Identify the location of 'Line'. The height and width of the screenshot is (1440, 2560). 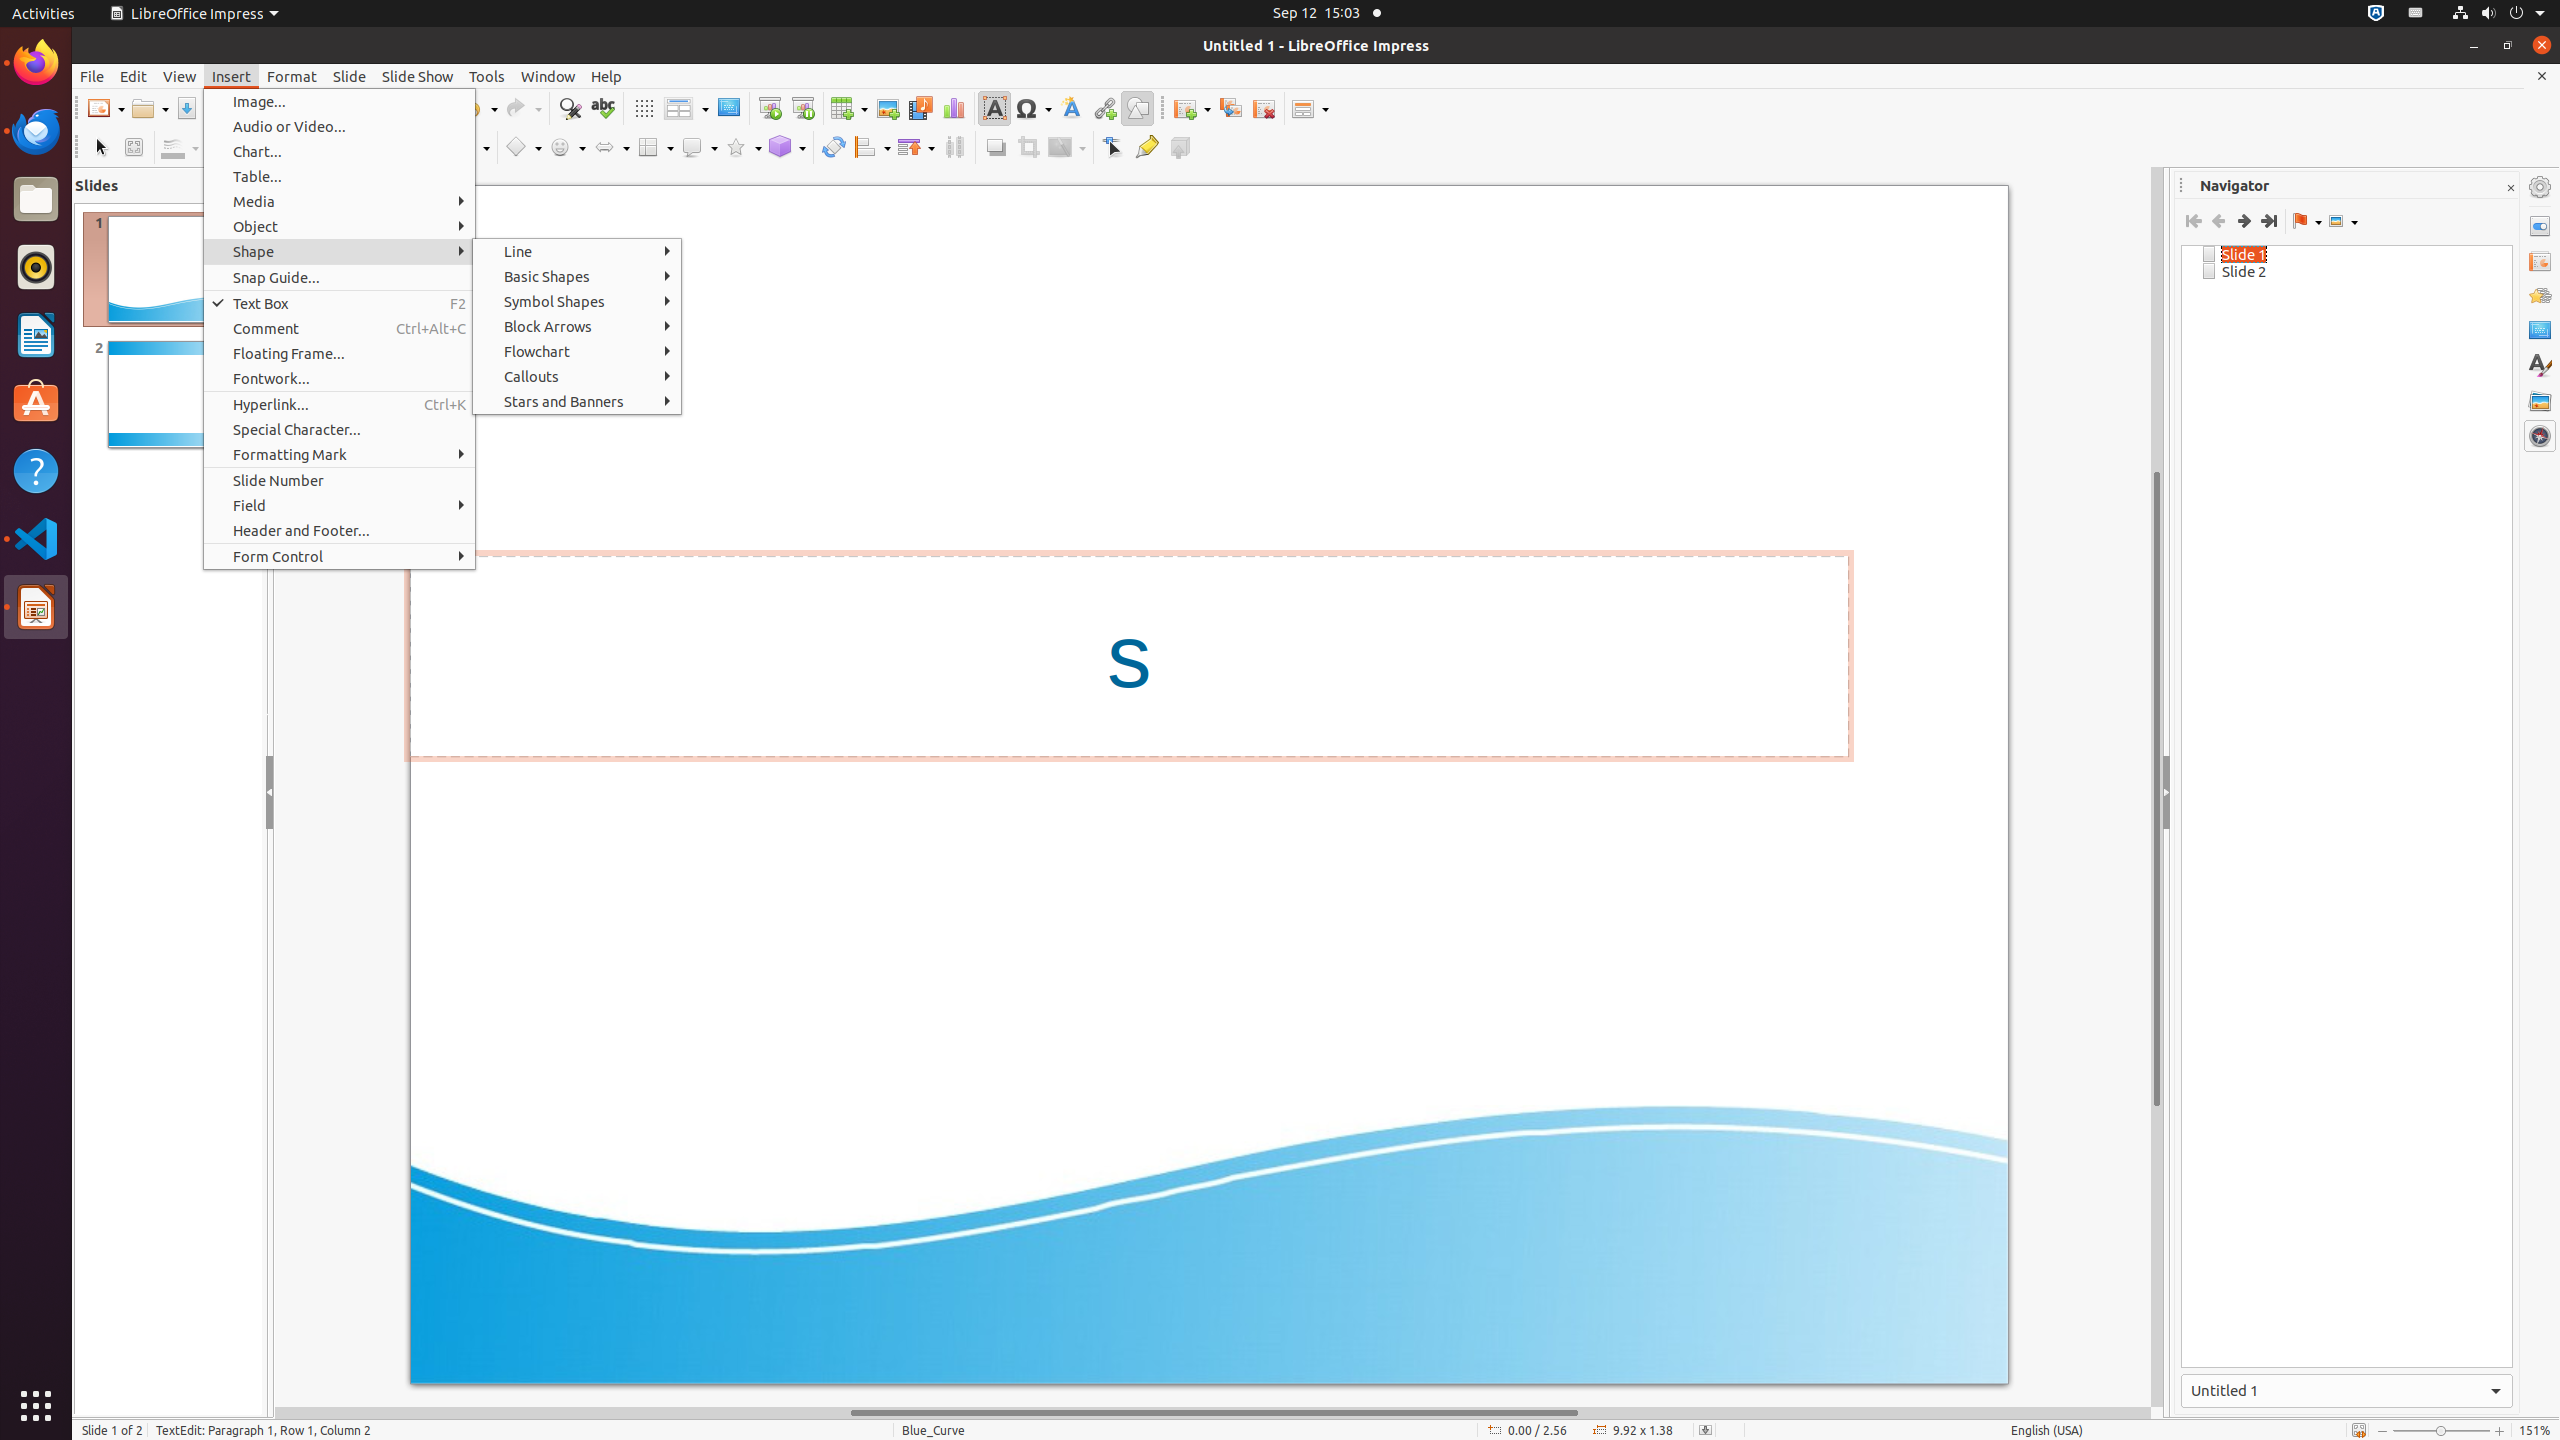
(576, 250).